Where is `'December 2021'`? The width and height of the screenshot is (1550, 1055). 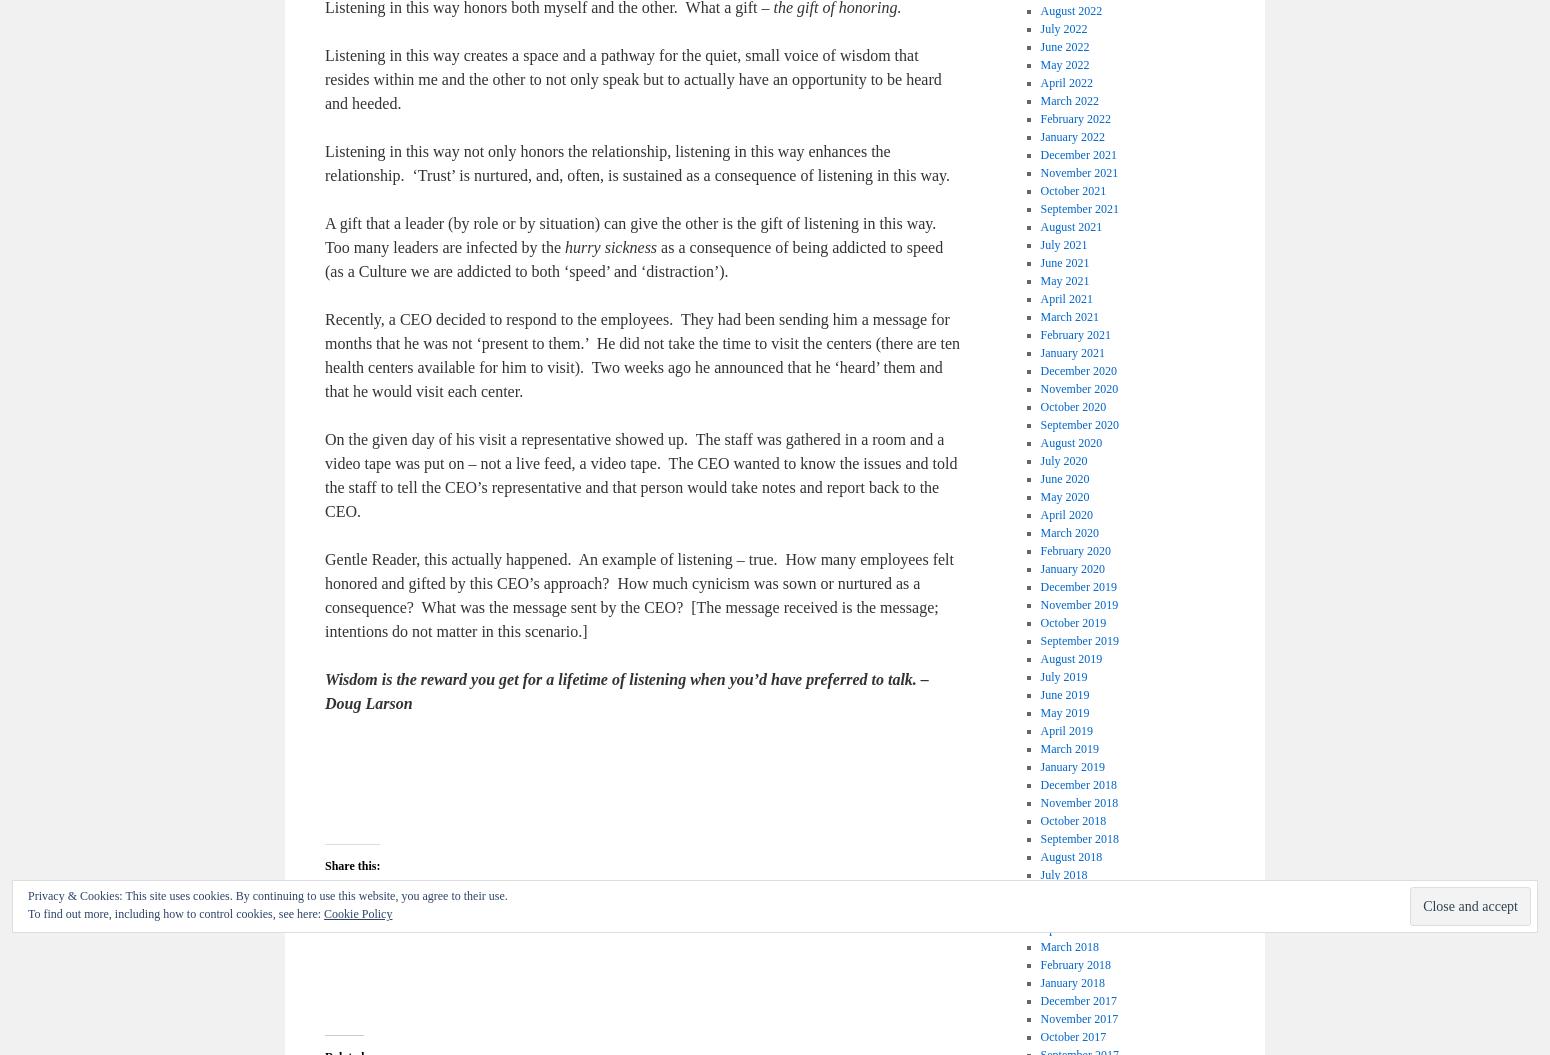 'December 2021' is located at coordinates (1078, 154).